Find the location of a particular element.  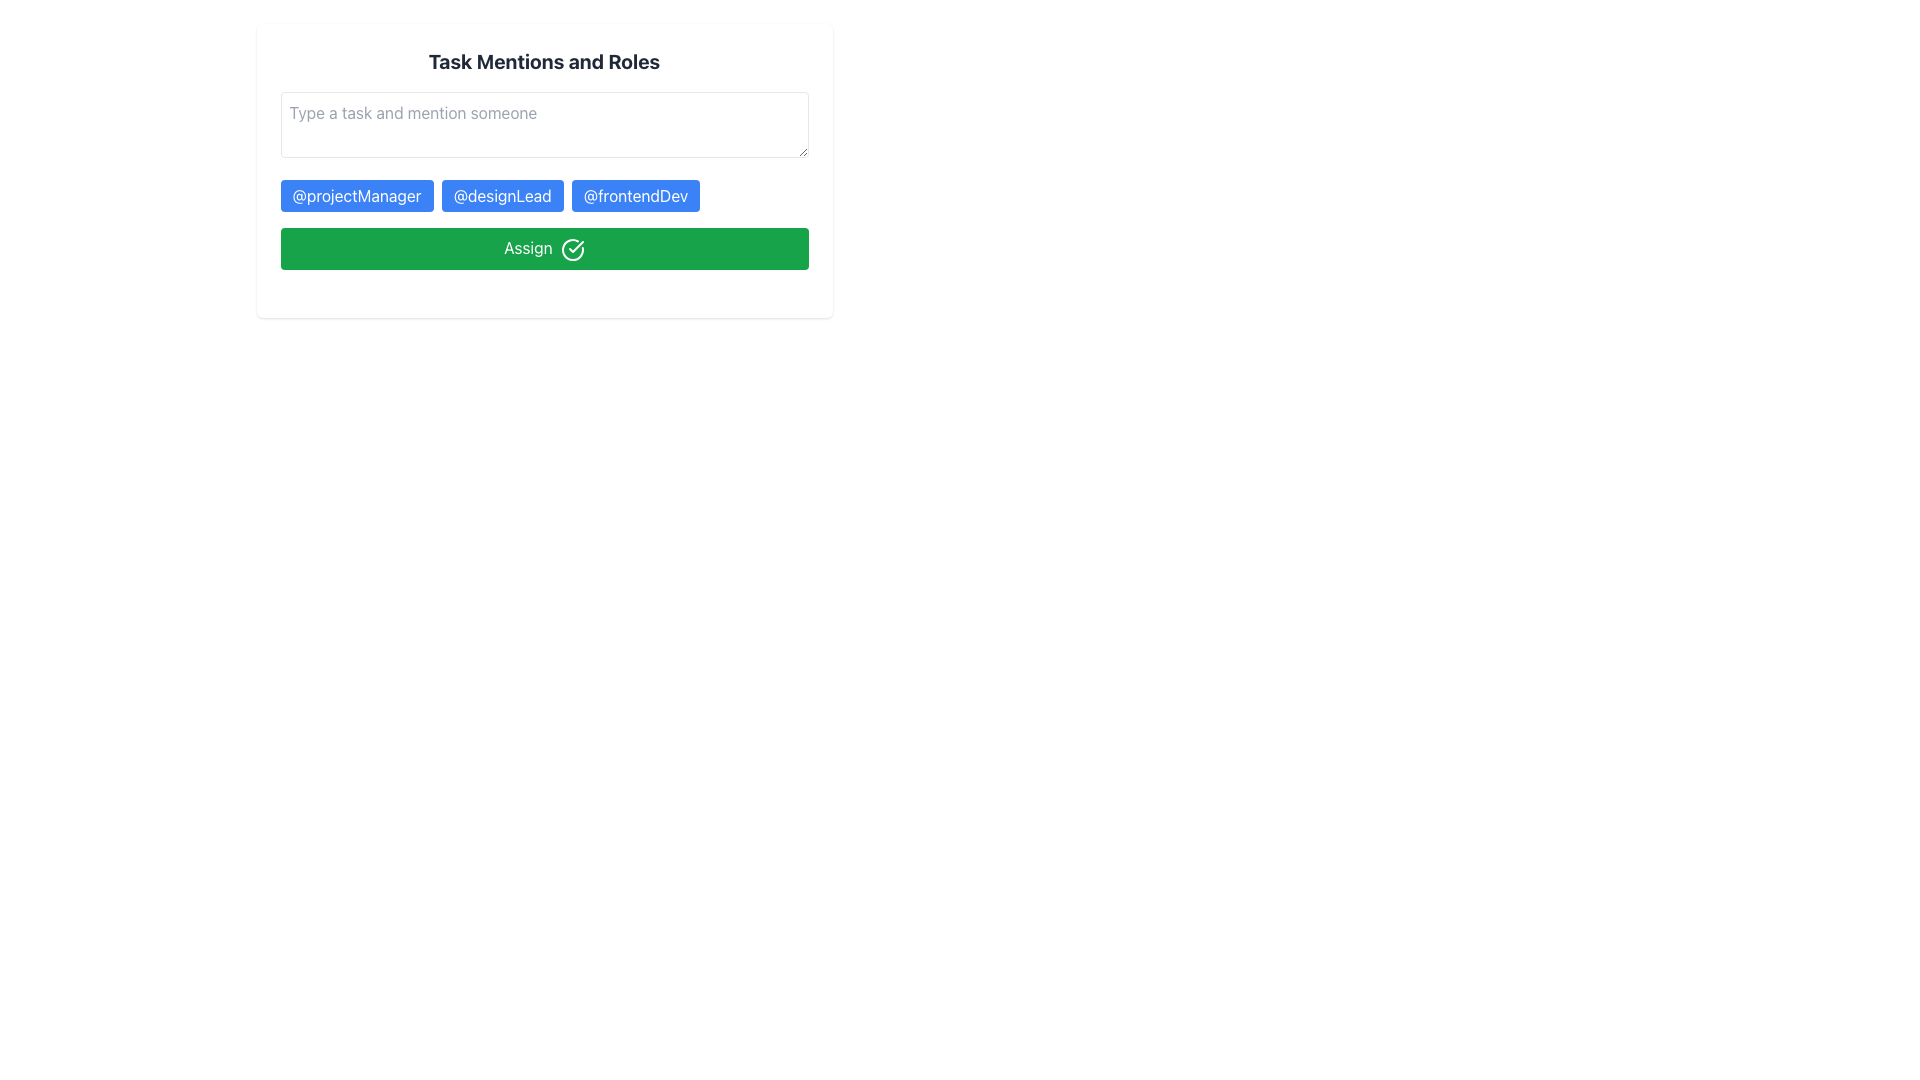

the second tag representing the user '@designLead', located between the tags '@projectManager' and '@frontendDev' under the 'Task Mentions and Roles' header is located at coordinates (544, 196).